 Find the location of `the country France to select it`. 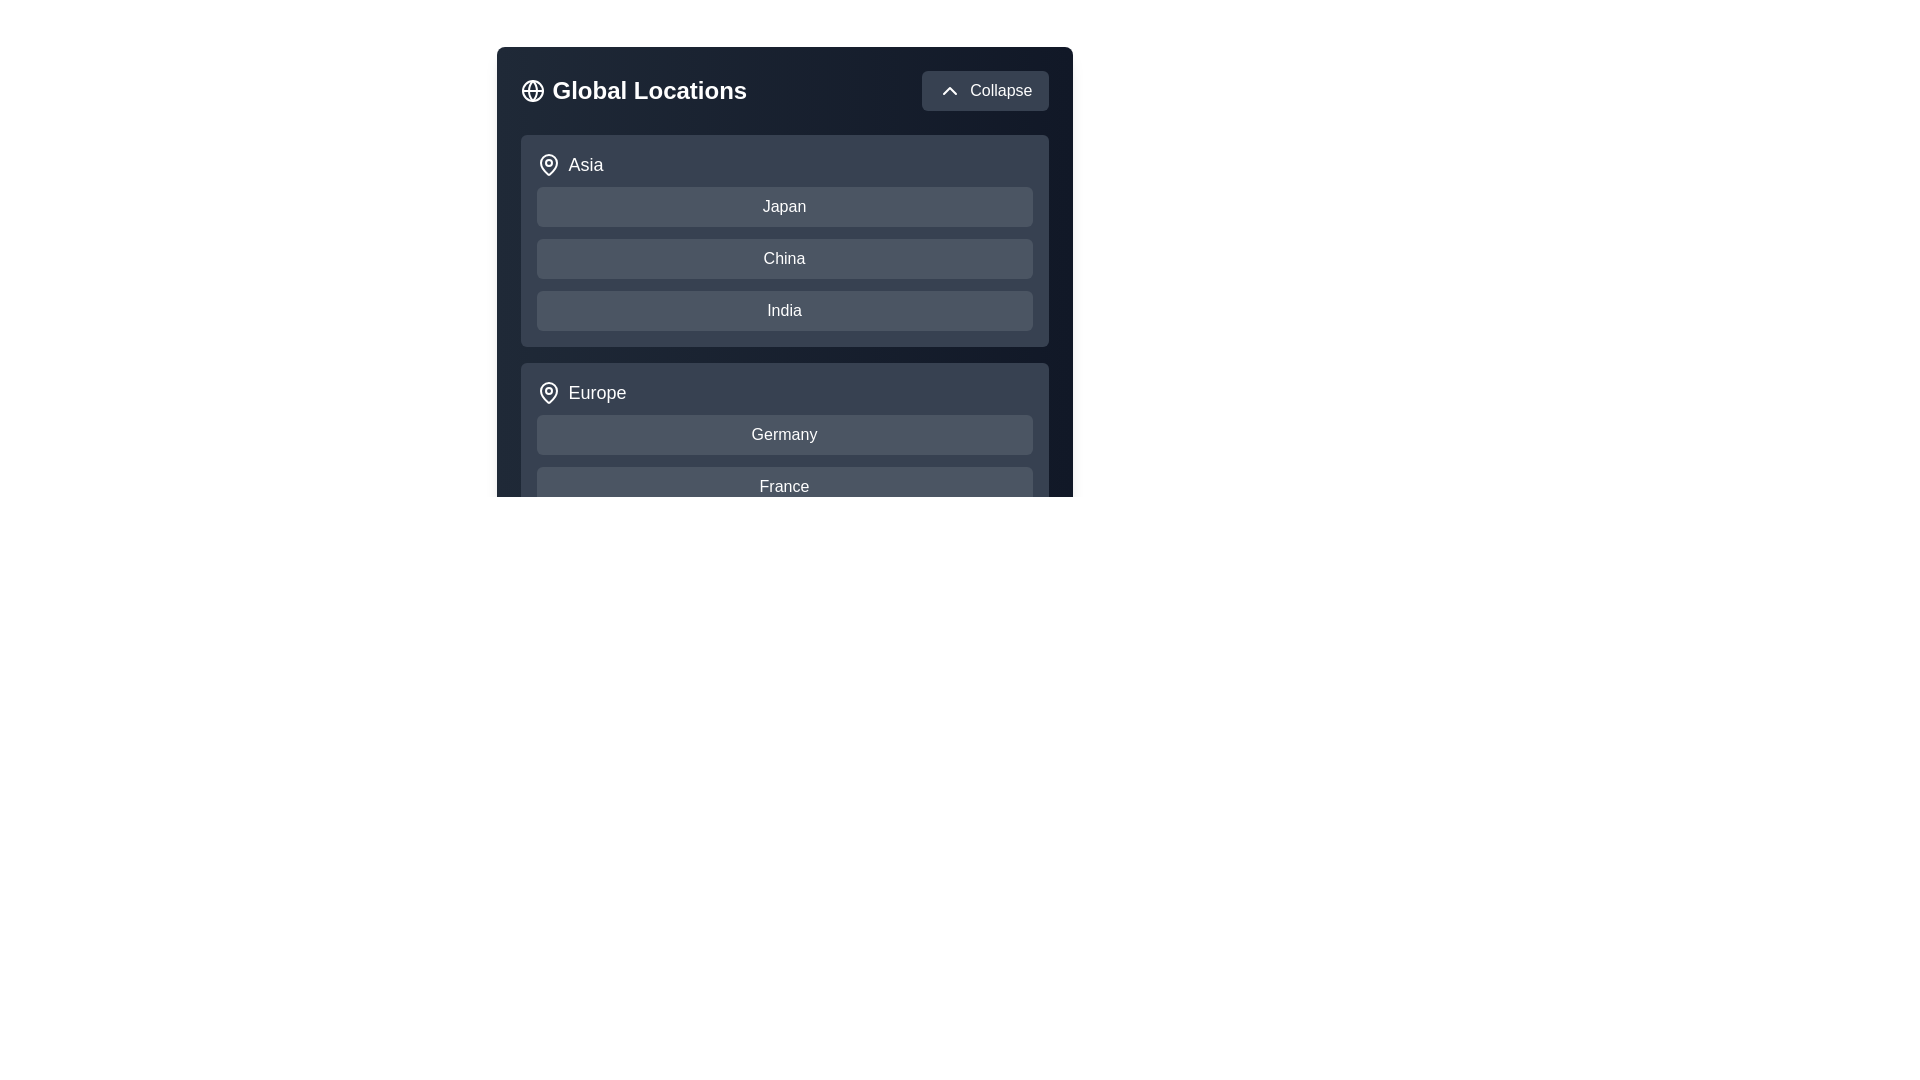

the country France to select it is located at coordinates (783, 486).